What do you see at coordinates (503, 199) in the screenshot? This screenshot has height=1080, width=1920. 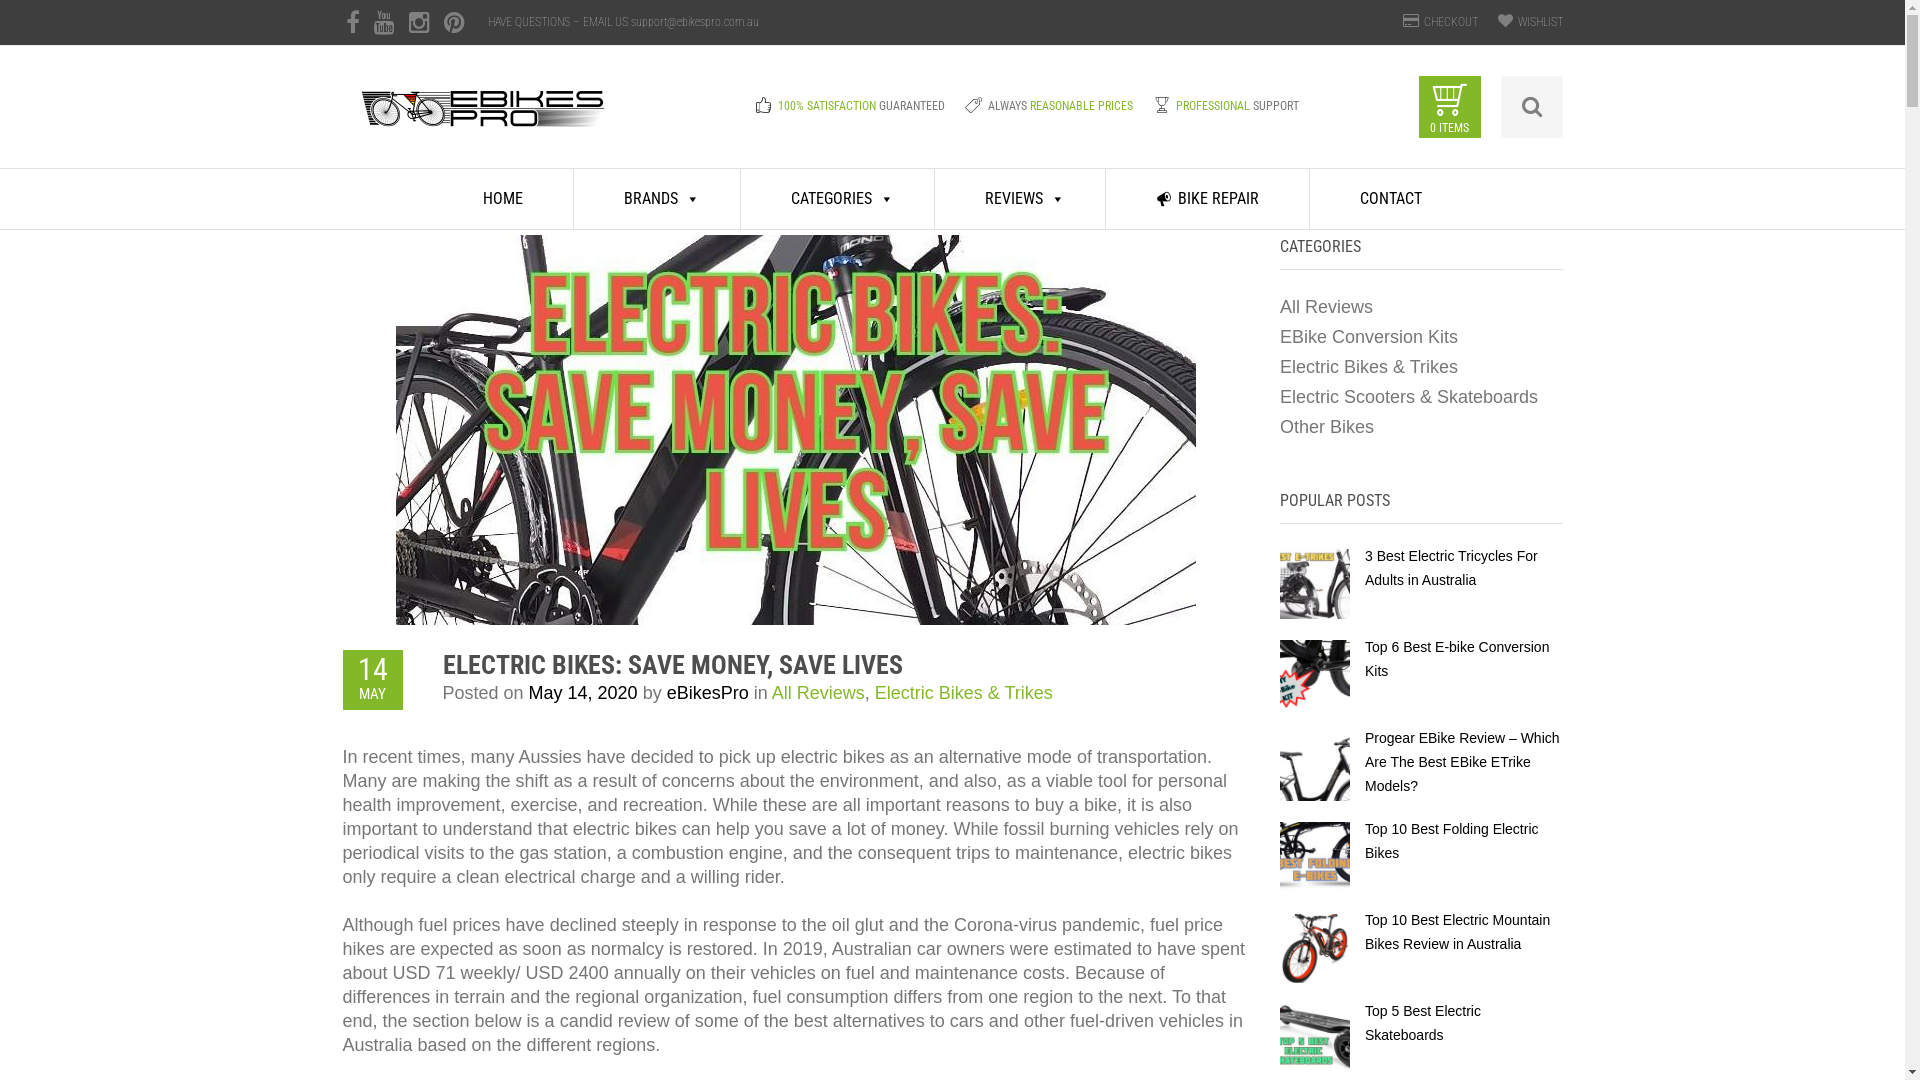 I see `'HOME'` at bounding box center [503, 199].